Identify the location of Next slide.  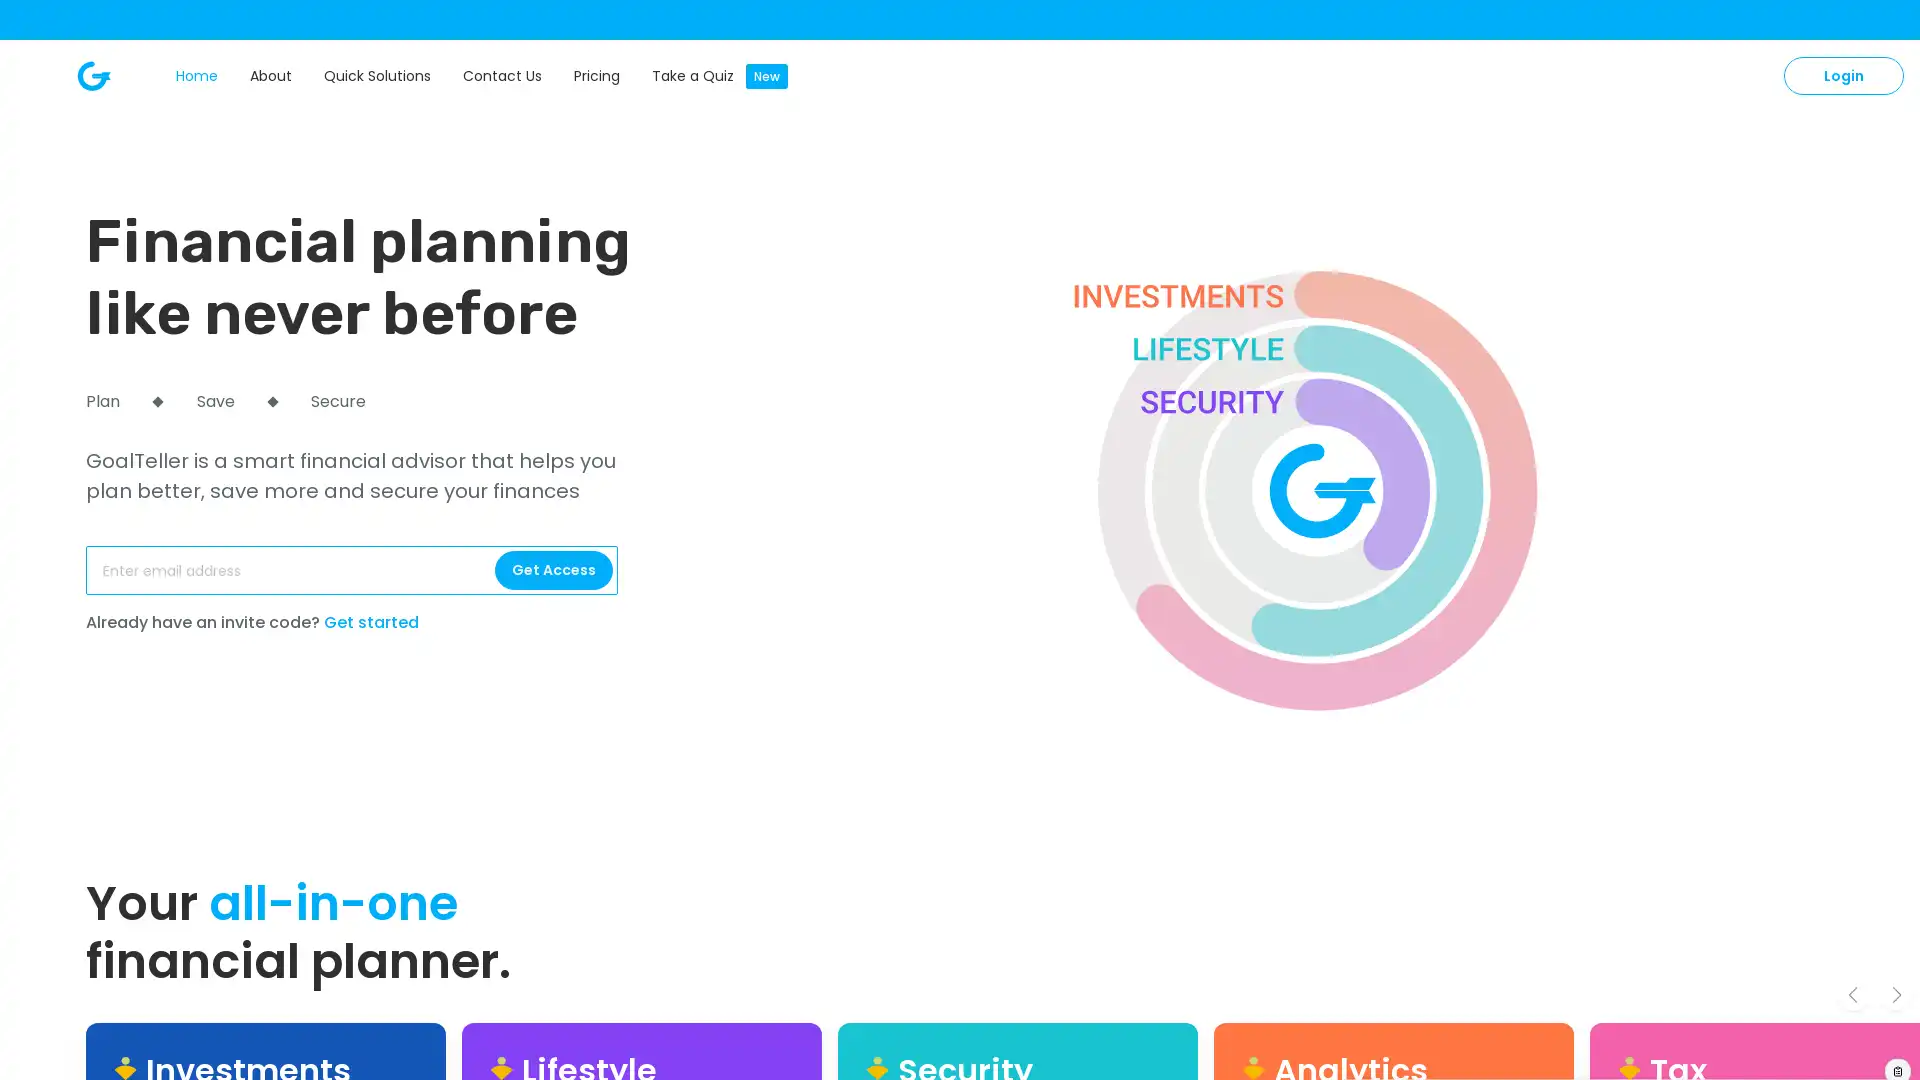
(1895, 994).